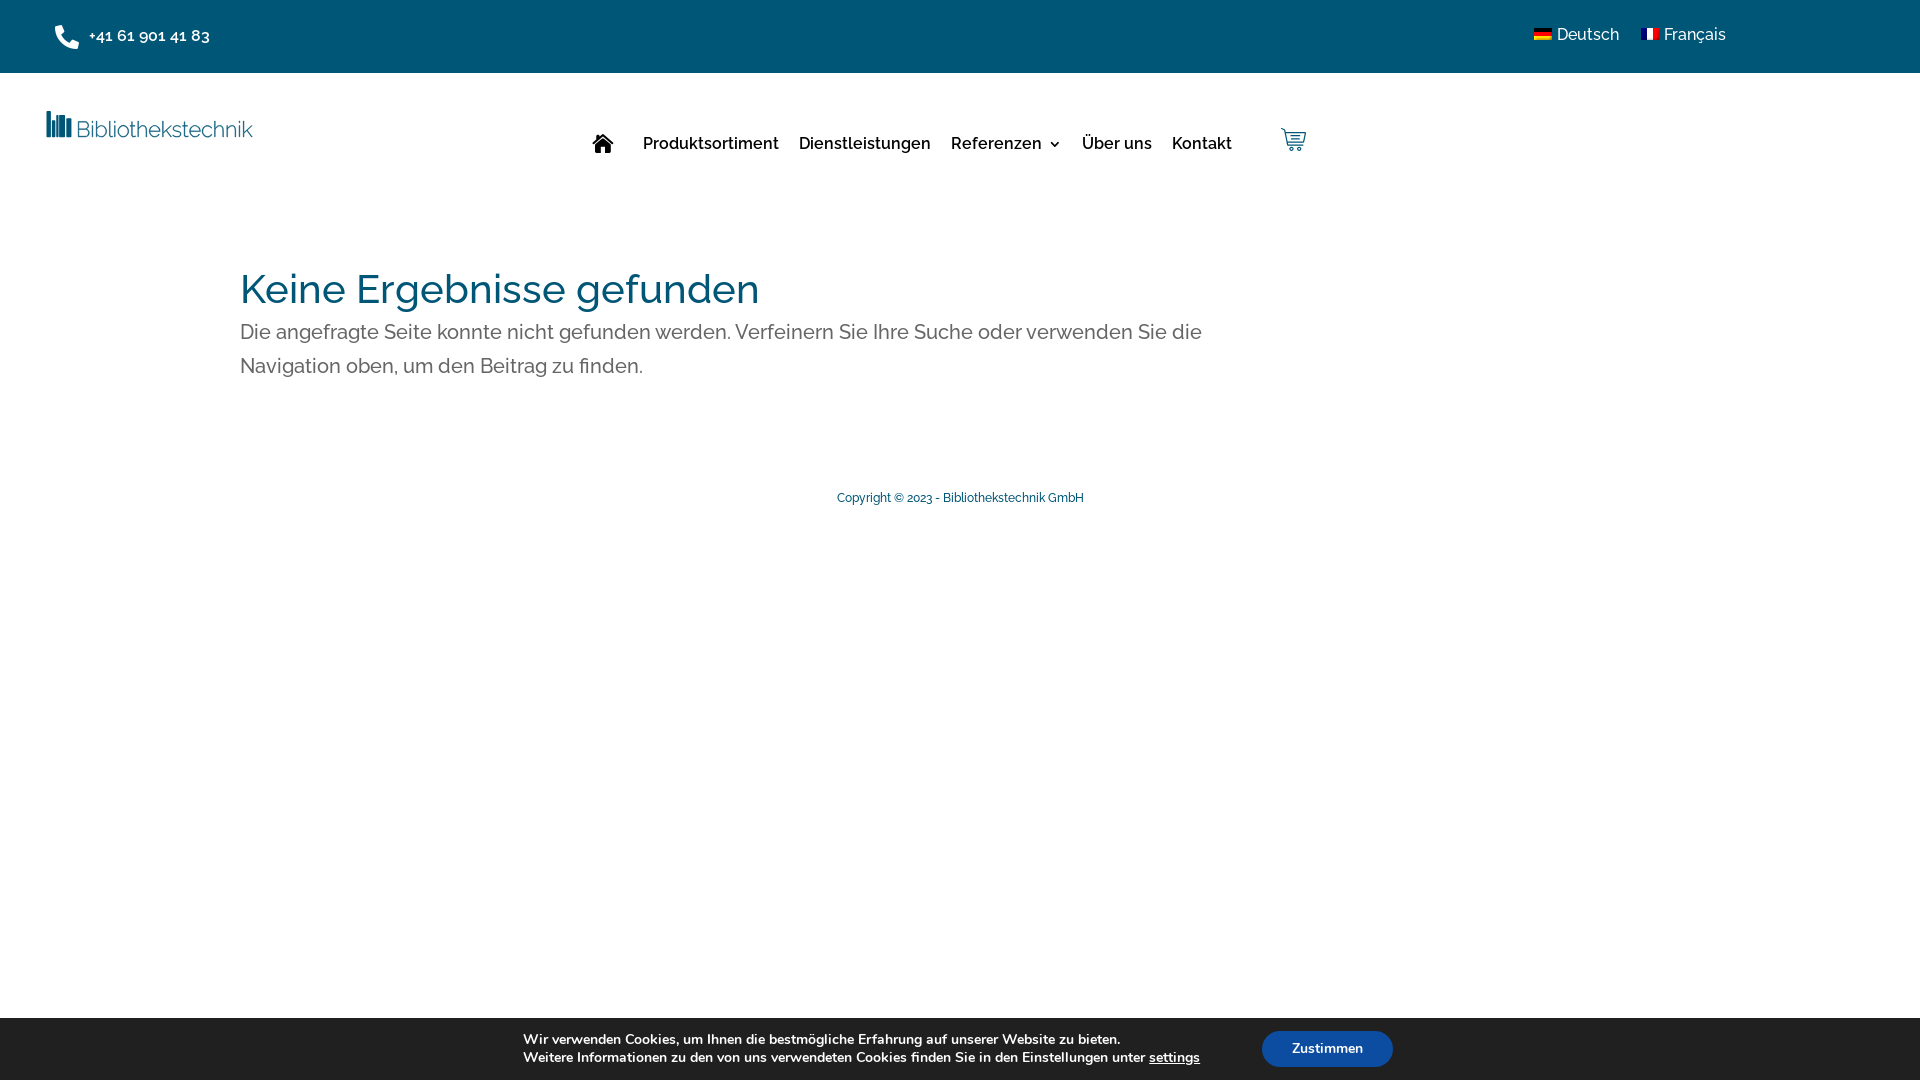  I want to click on 'Referenzen', so click(1006, 146).